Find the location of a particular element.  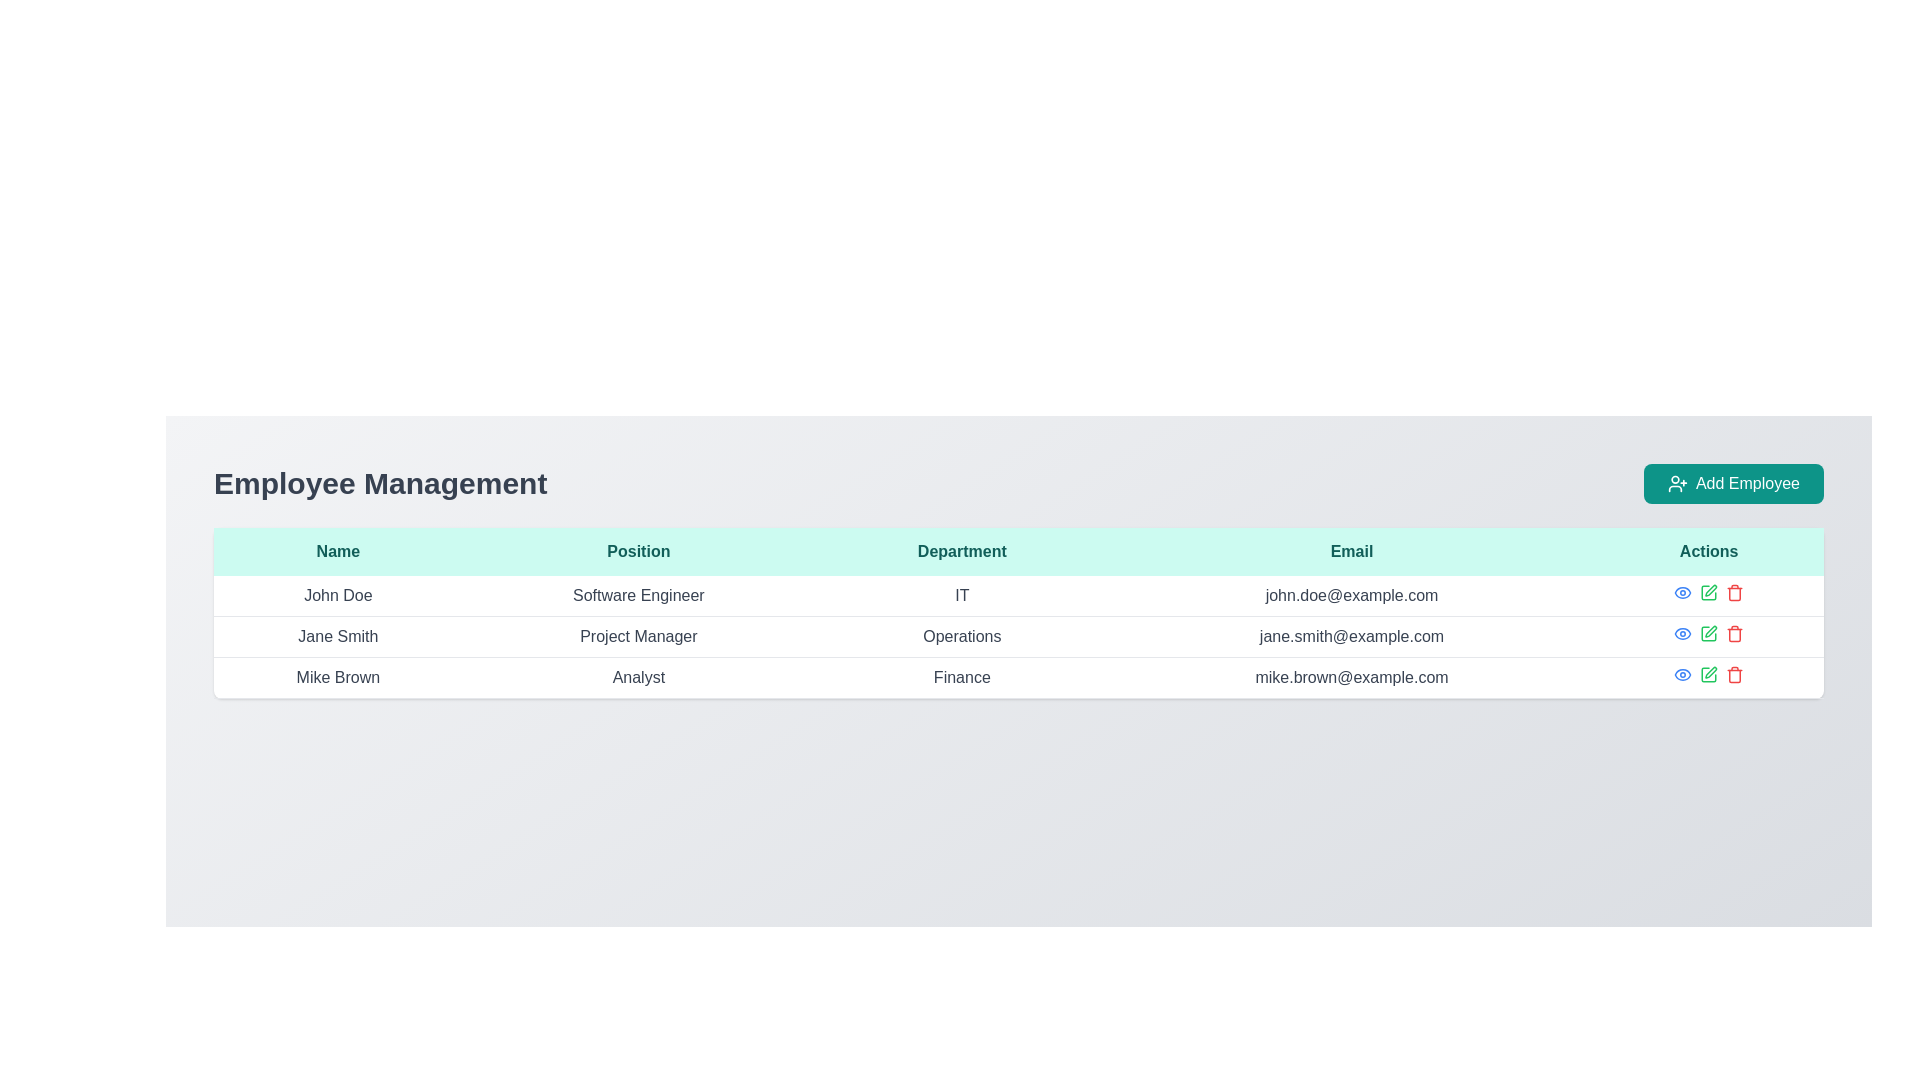

the button containing the user profile icon with a plus sign, which is located to the left of the 'Add Employee' text on a teal background is located at coordinates (1677, 483).